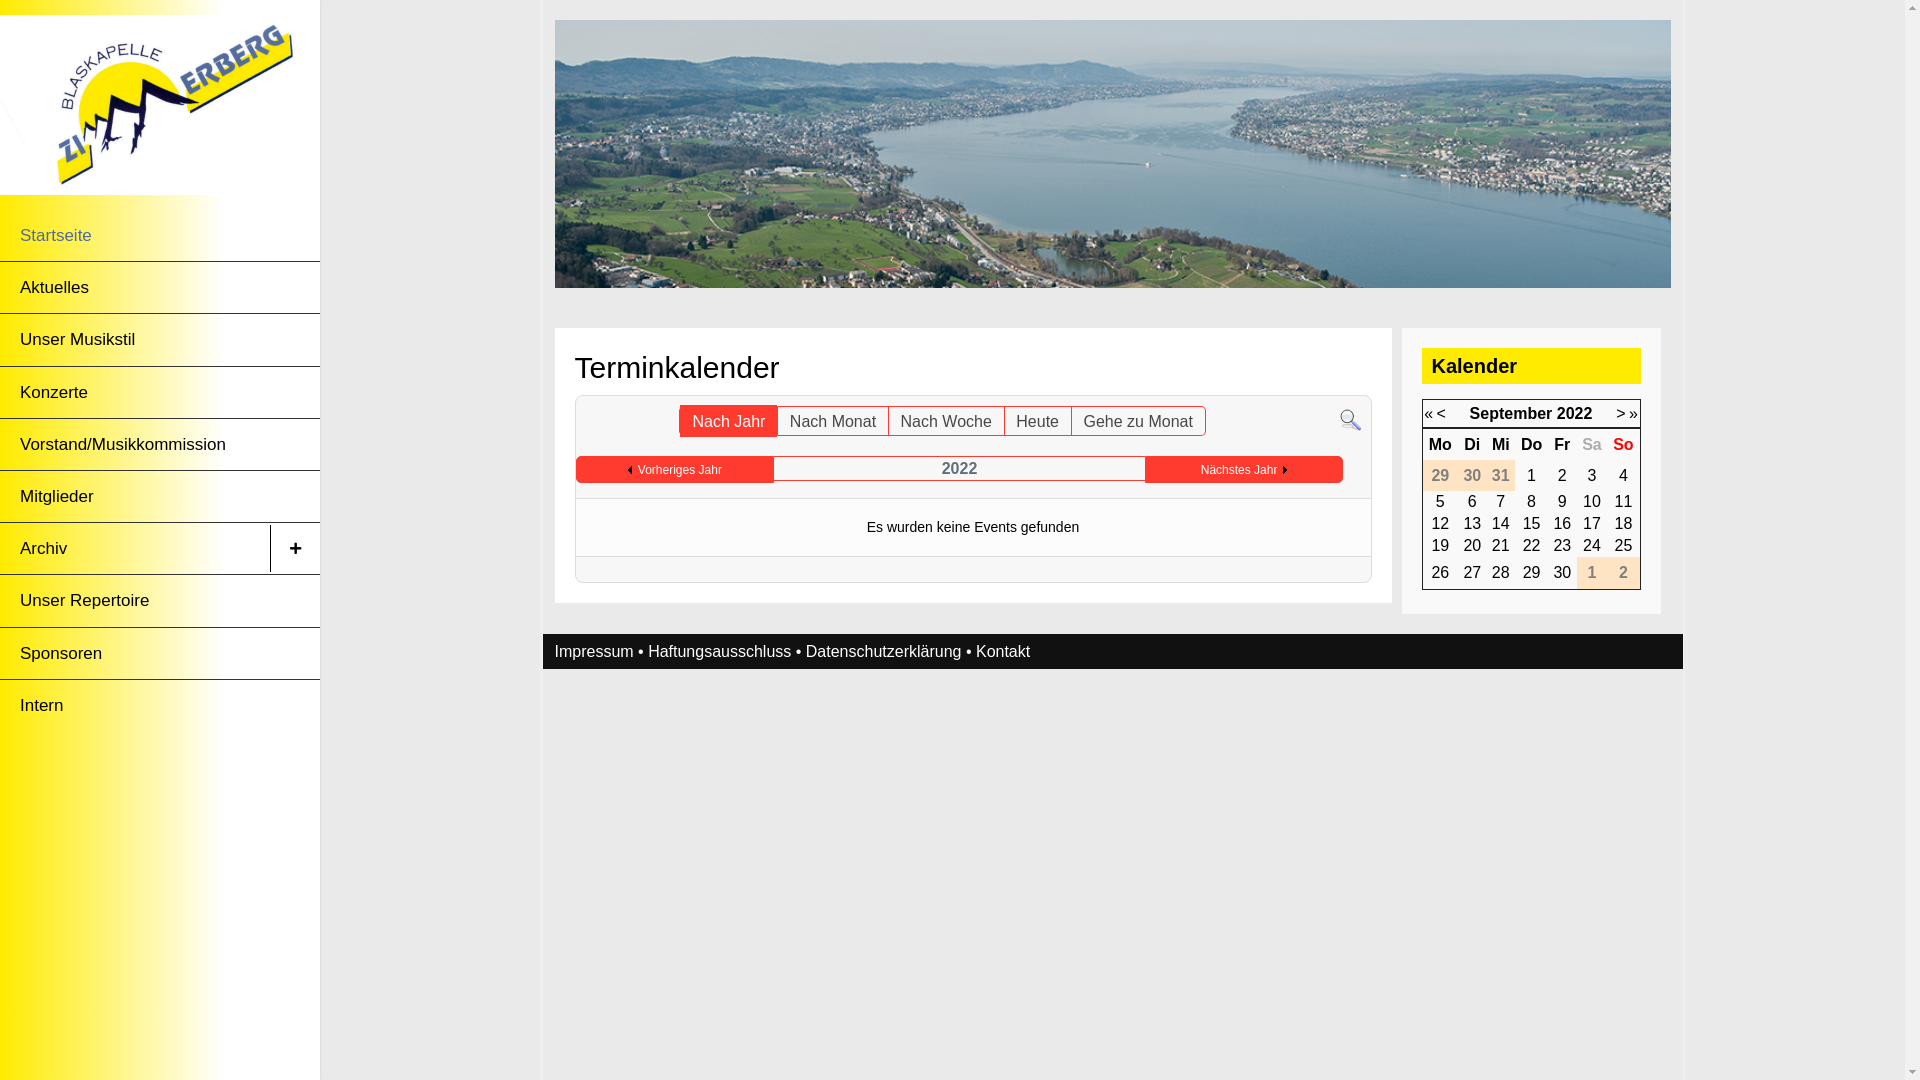 The width and height of the screenshot is (1920, 1080). What do you see at coordinates (133, 653) in the screenshot?
I see `'Sponsoren'` at bounding box center [133, 653].